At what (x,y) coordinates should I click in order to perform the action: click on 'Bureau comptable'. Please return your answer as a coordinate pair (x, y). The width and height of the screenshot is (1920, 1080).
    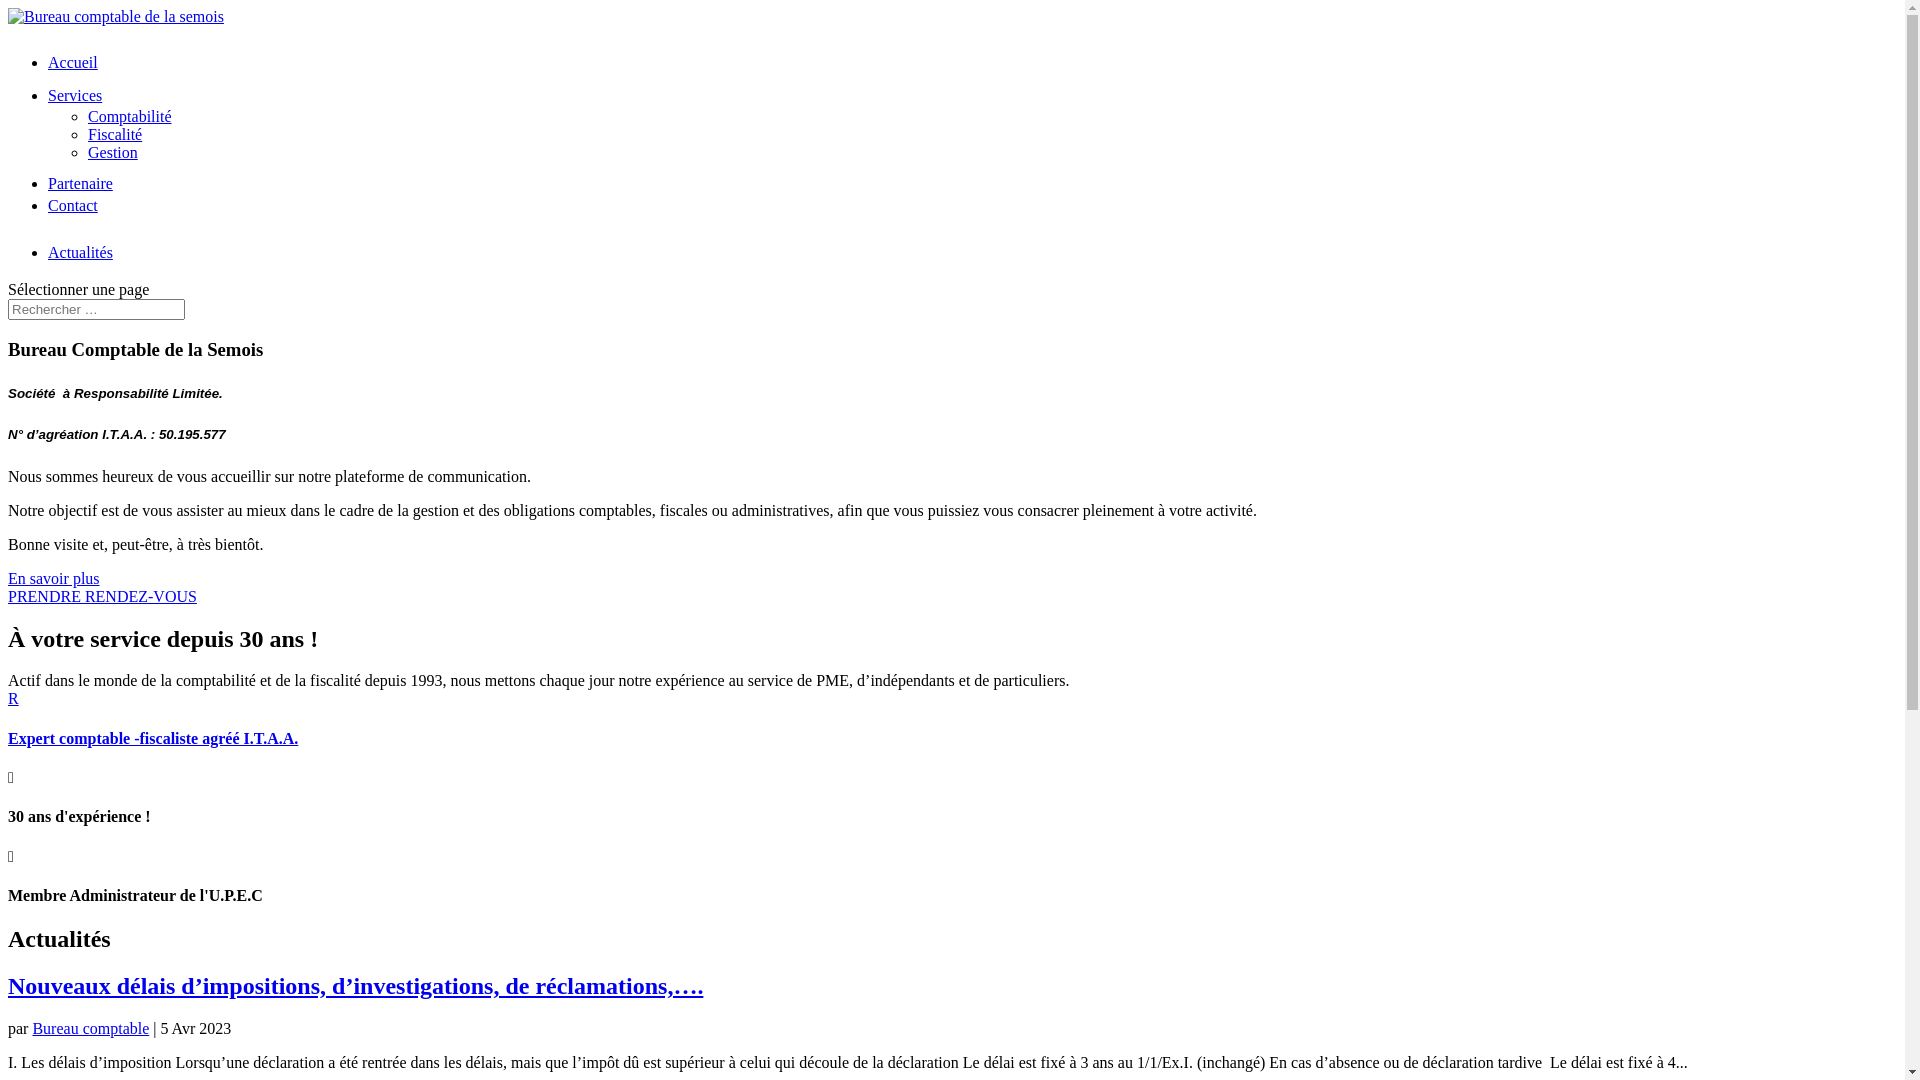
    Looking at the image, I should click on (89, 1028).